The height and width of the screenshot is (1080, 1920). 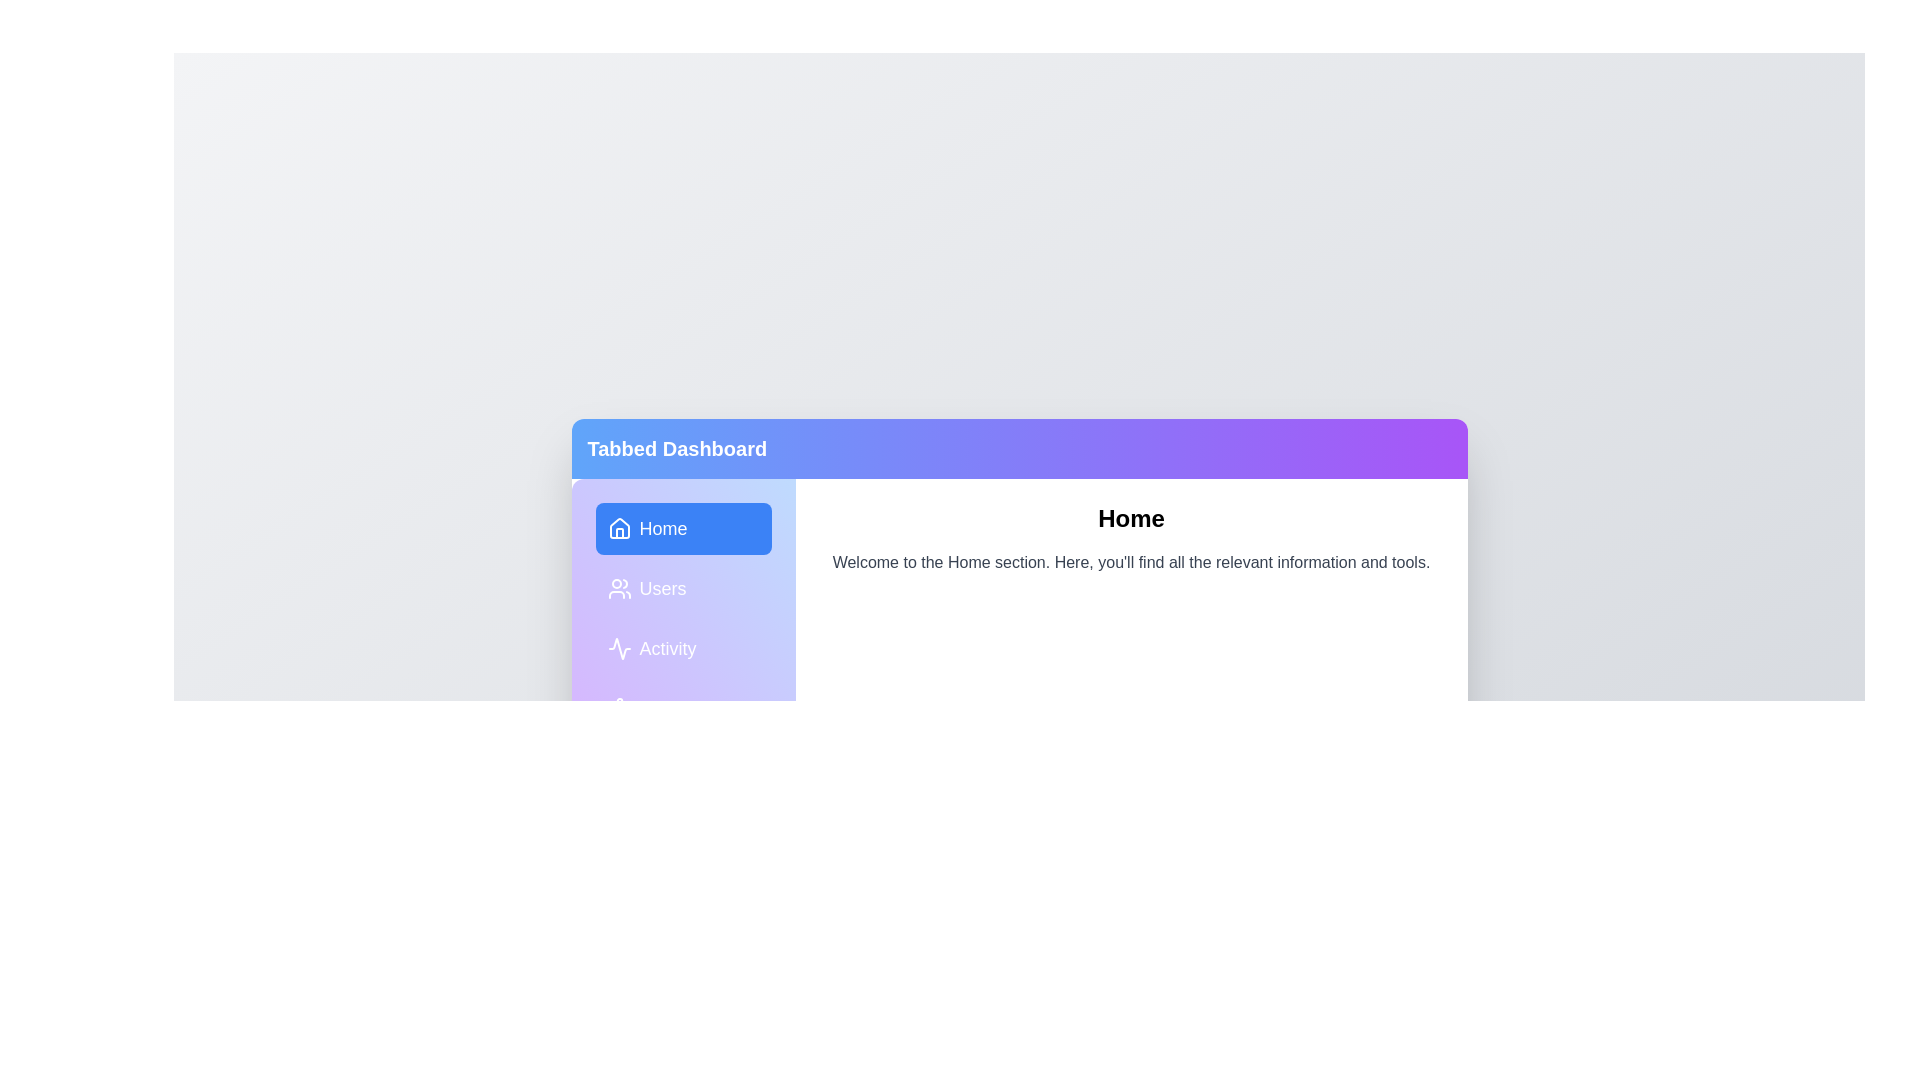 I want to click on the text in the main content area, so click(x=819, y=551).